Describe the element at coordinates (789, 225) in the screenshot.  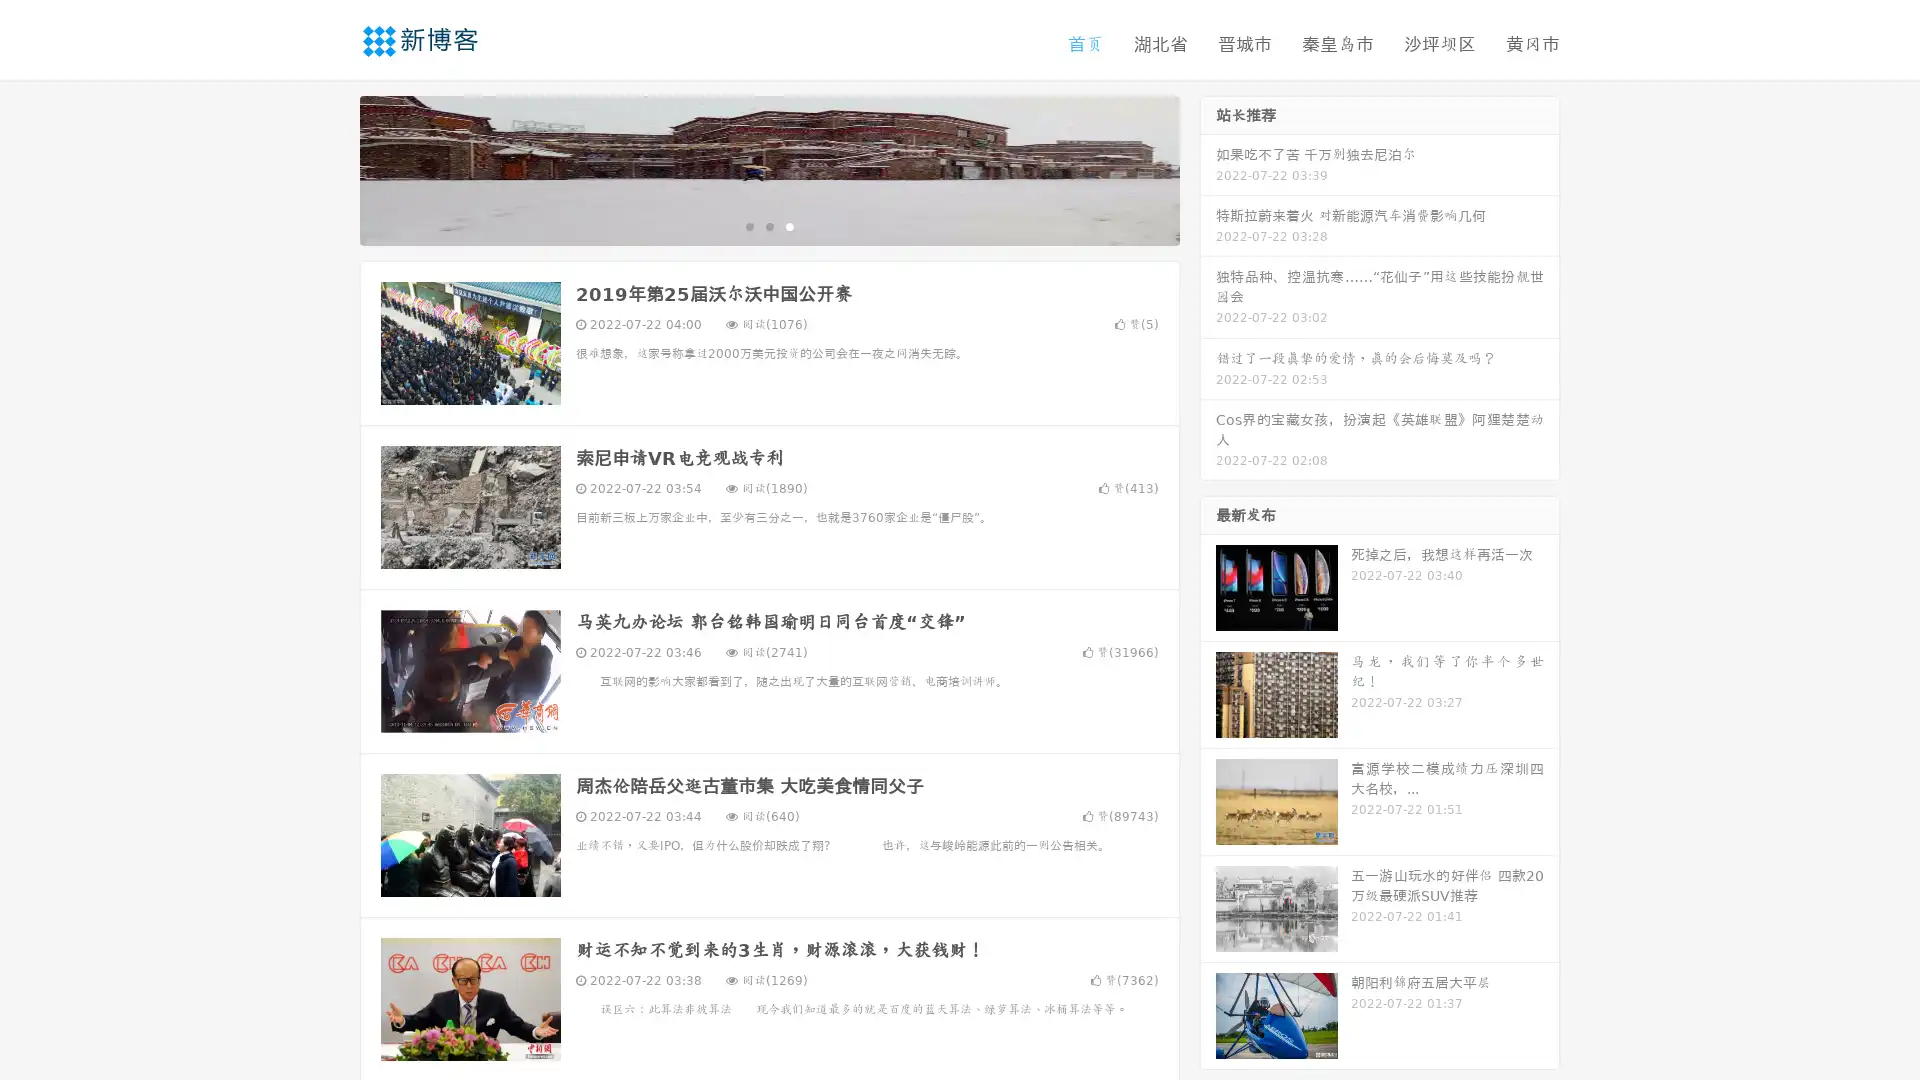
I see `Go to slide 3` at that location.